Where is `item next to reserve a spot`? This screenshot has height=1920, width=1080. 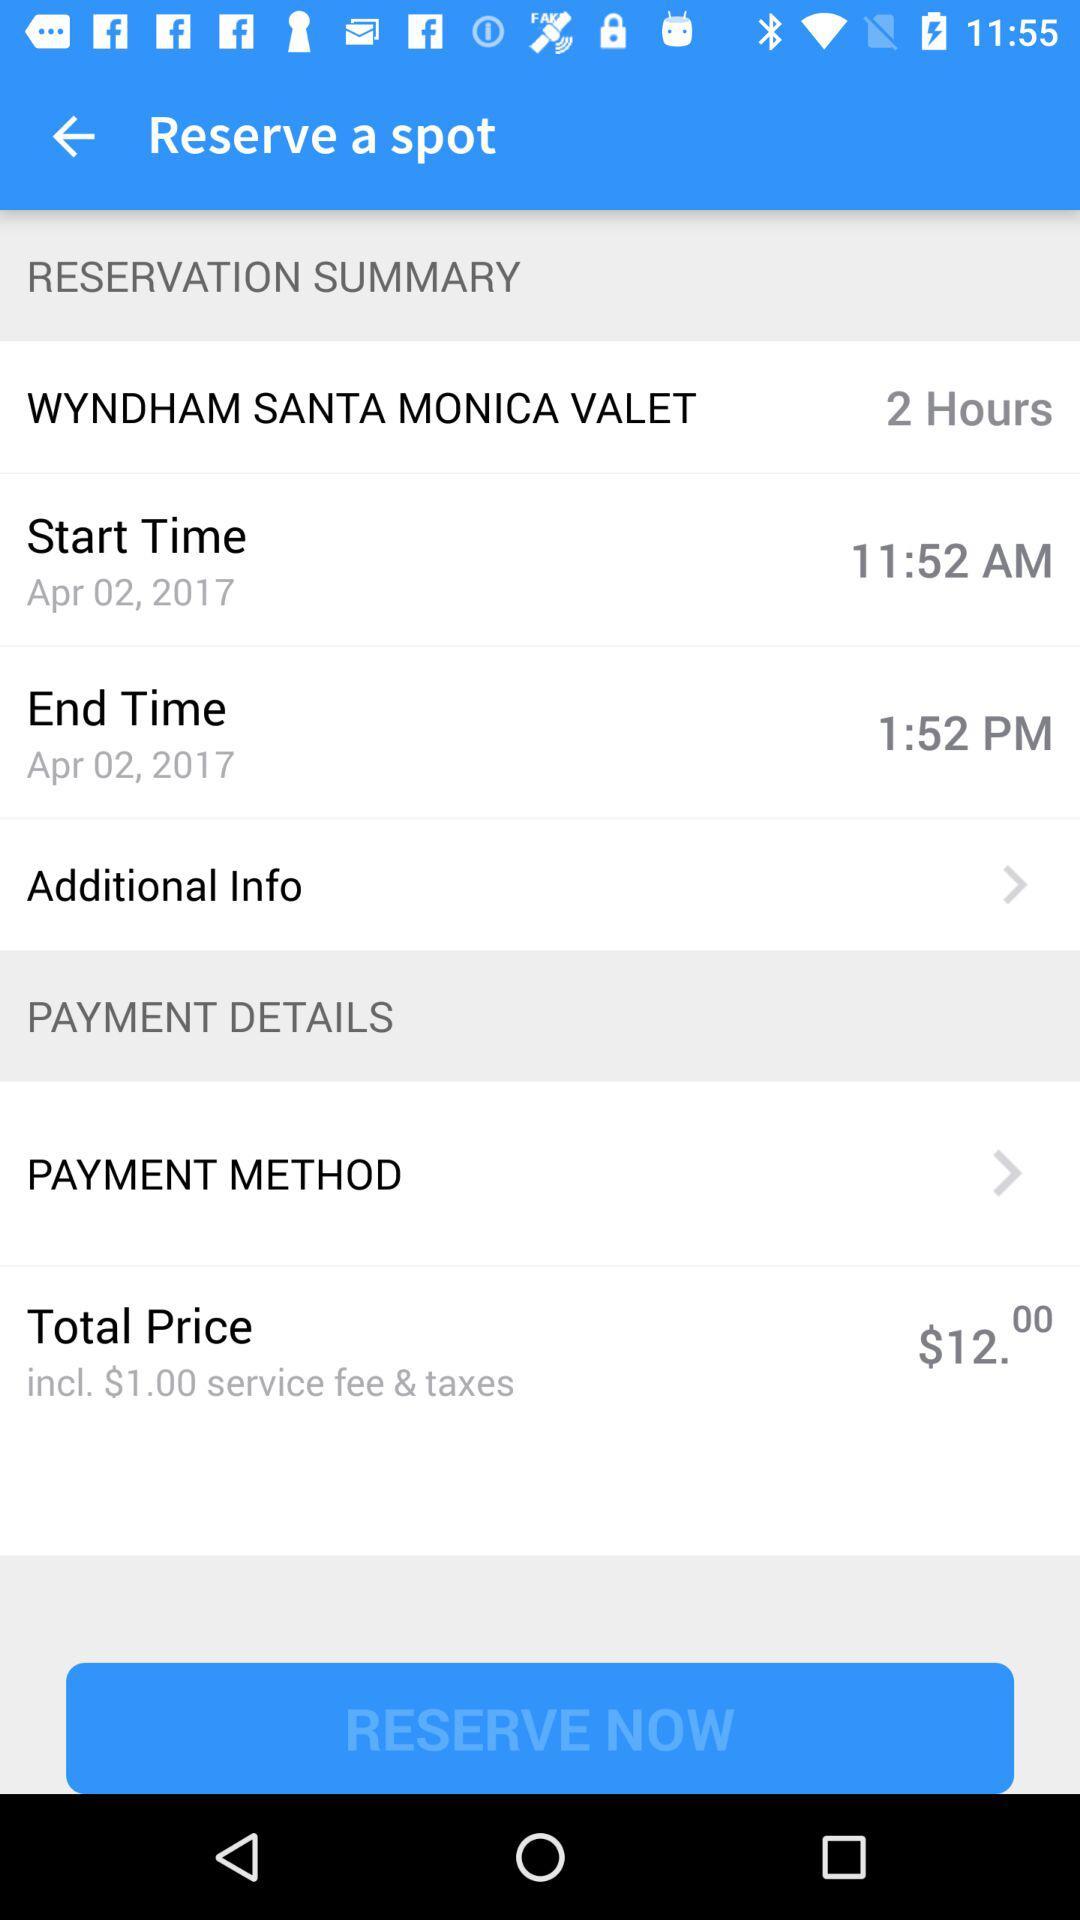
item next to reserve a spot is located at coordinates (72, 135).